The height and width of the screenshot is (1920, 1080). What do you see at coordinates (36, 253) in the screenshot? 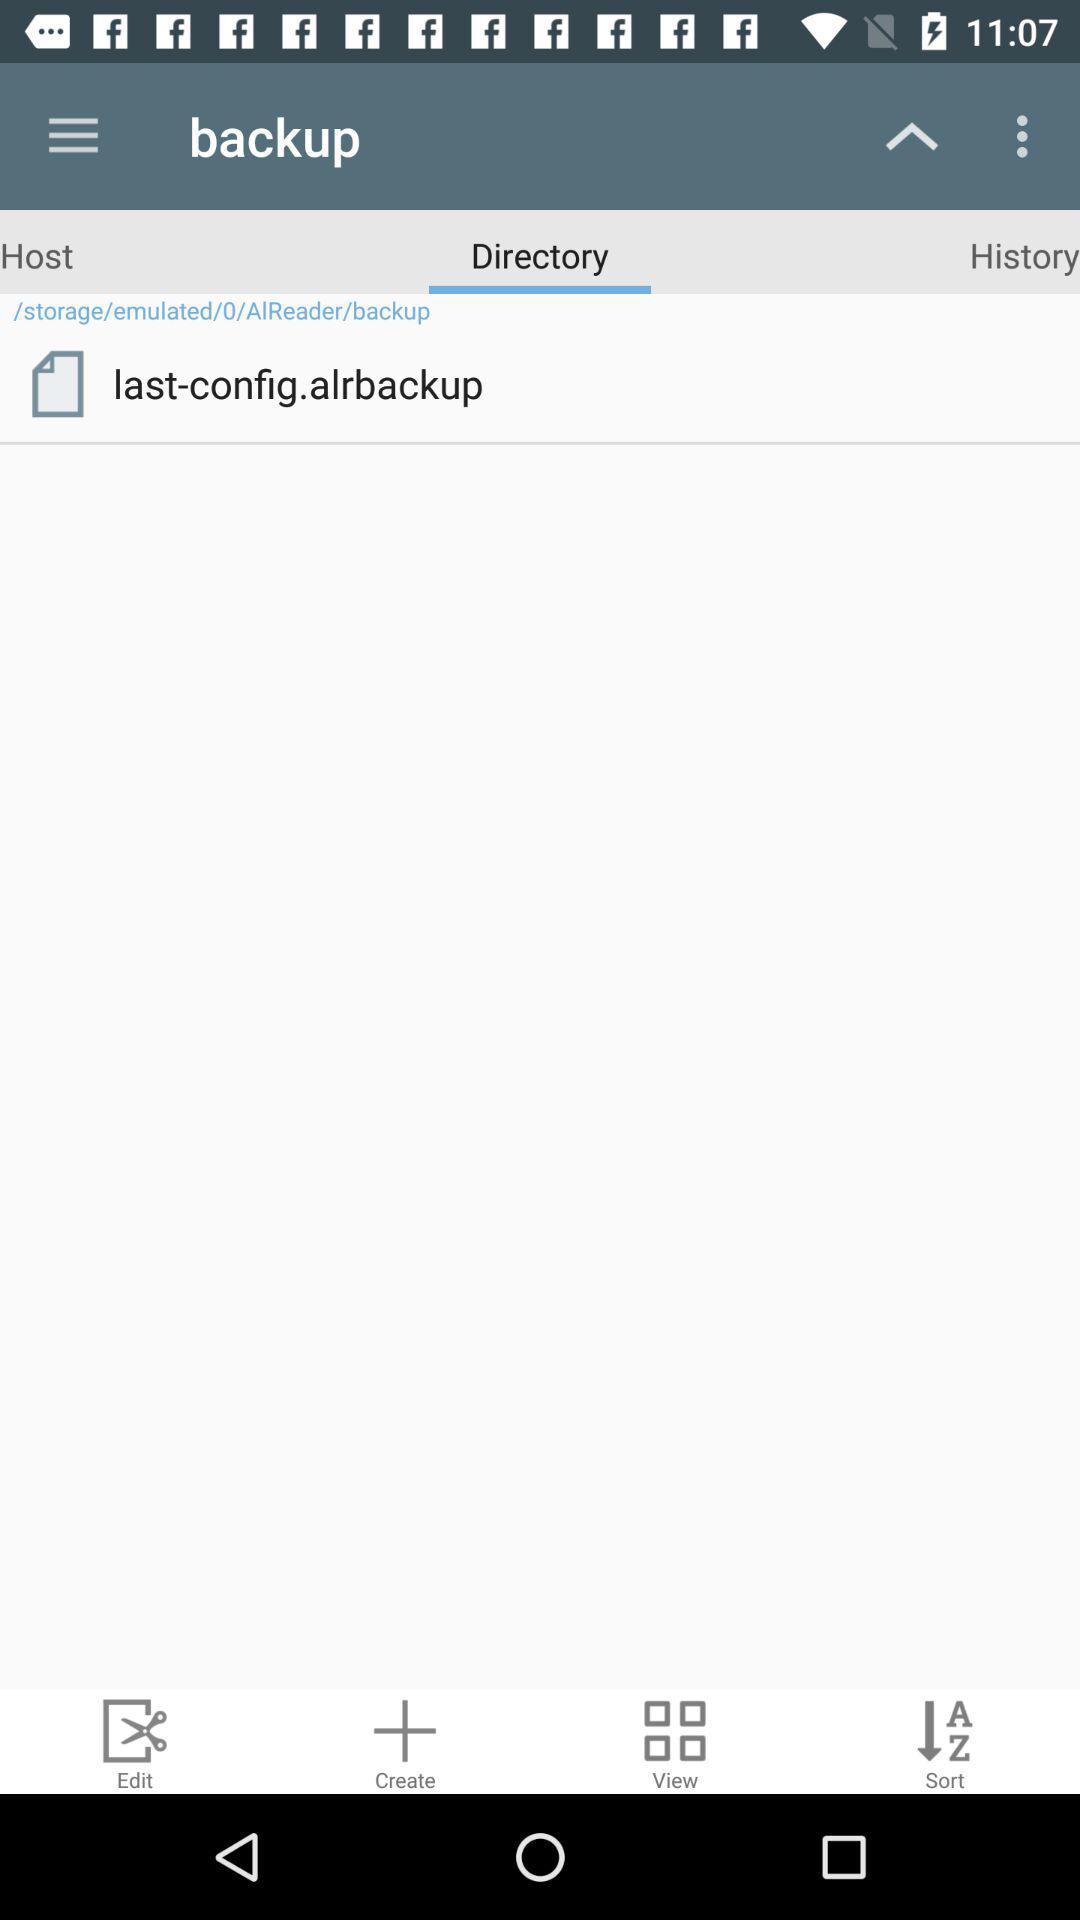
I see `the app next to directory app` at bounding box center [36, 253].